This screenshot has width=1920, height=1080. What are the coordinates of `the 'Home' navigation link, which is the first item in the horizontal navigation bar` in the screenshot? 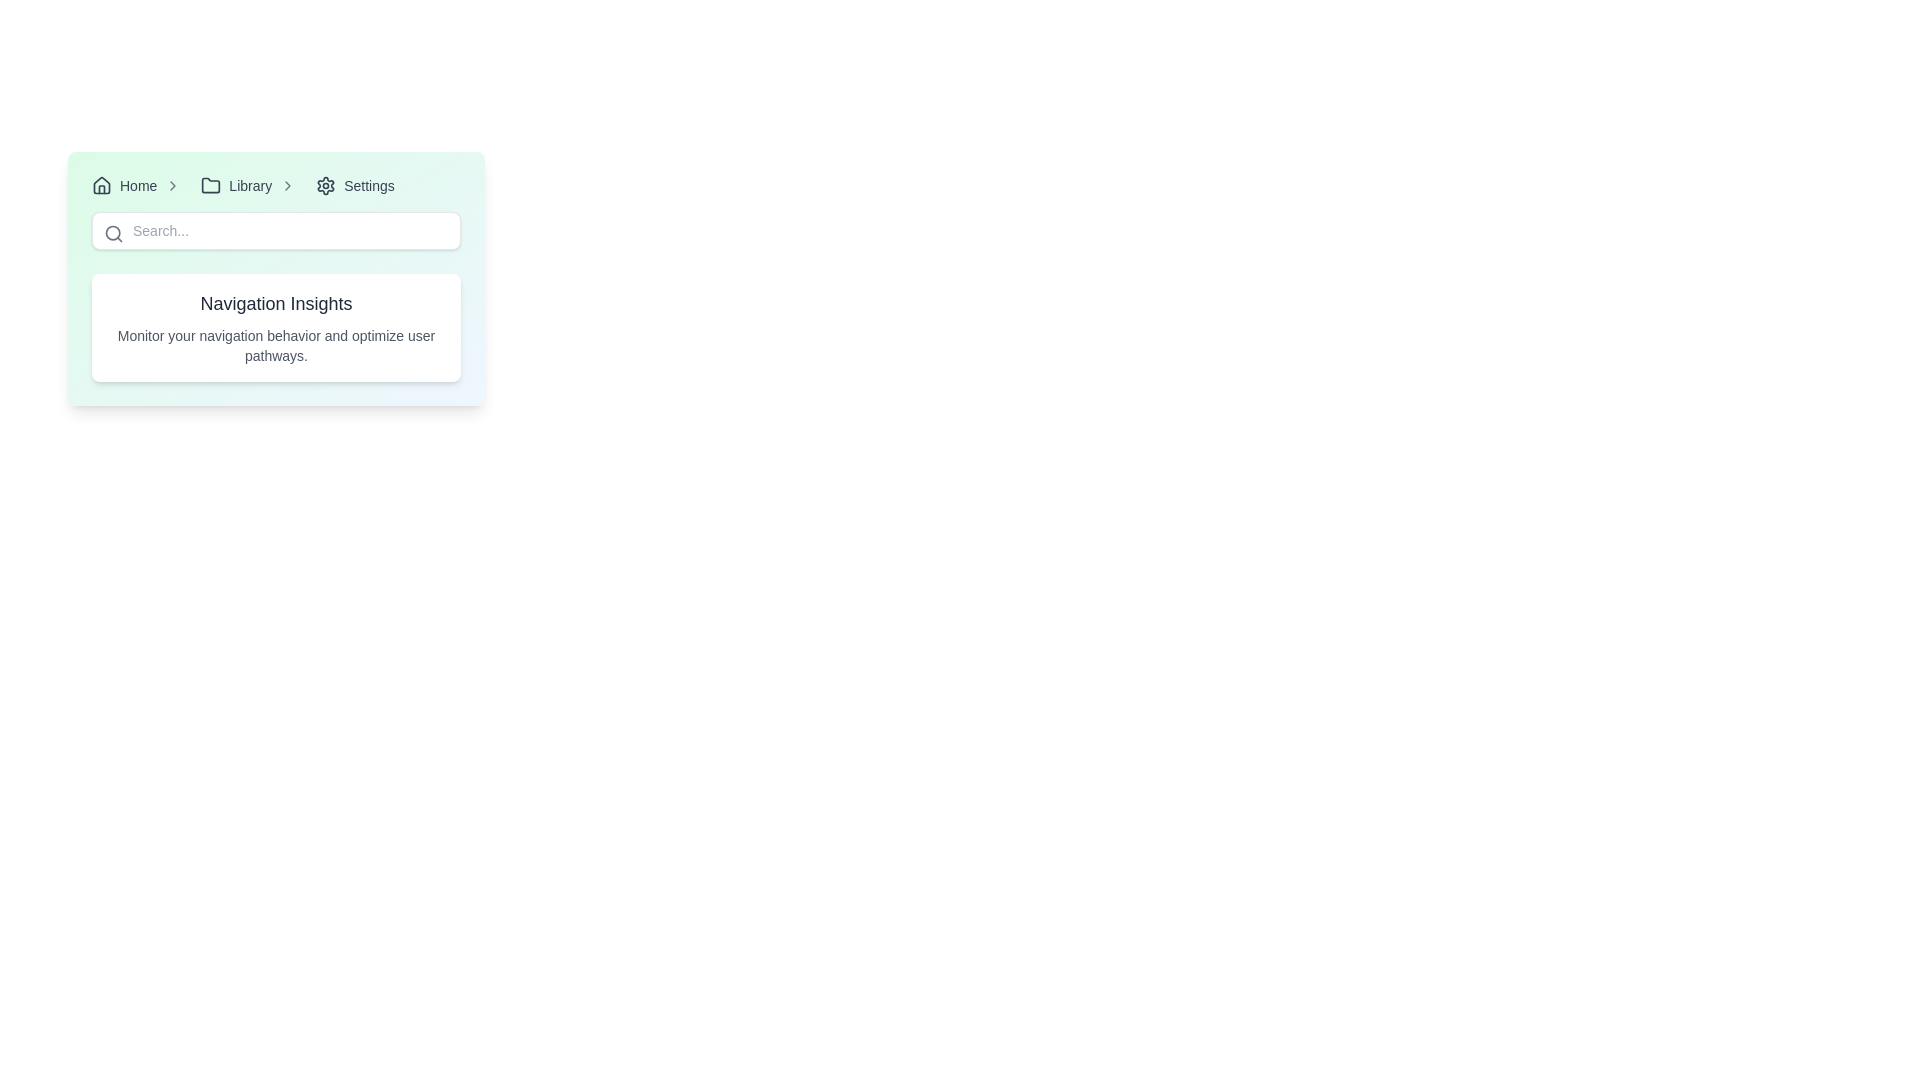 It's located at (139, 185).